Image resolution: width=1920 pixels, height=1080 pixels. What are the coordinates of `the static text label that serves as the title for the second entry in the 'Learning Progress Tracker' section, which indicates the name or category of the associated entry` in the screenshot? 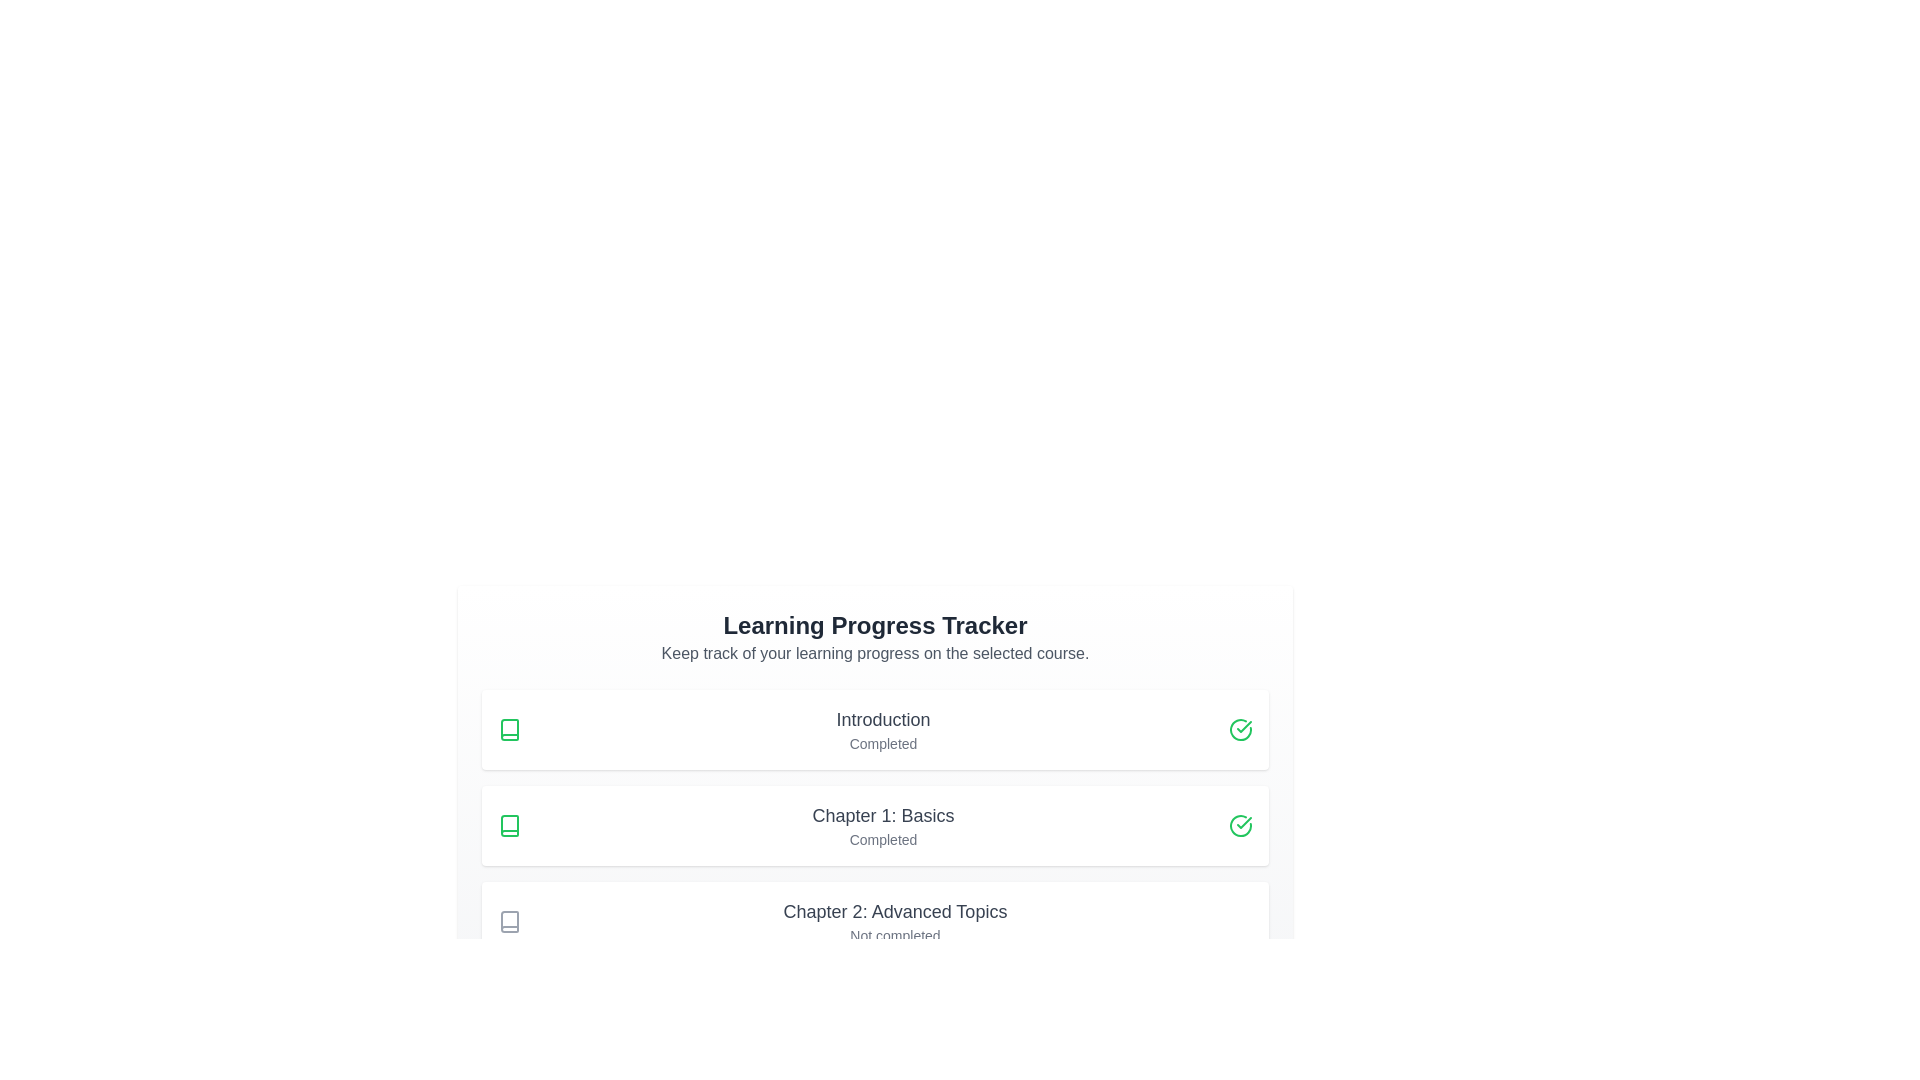 It's located at (882, 816).